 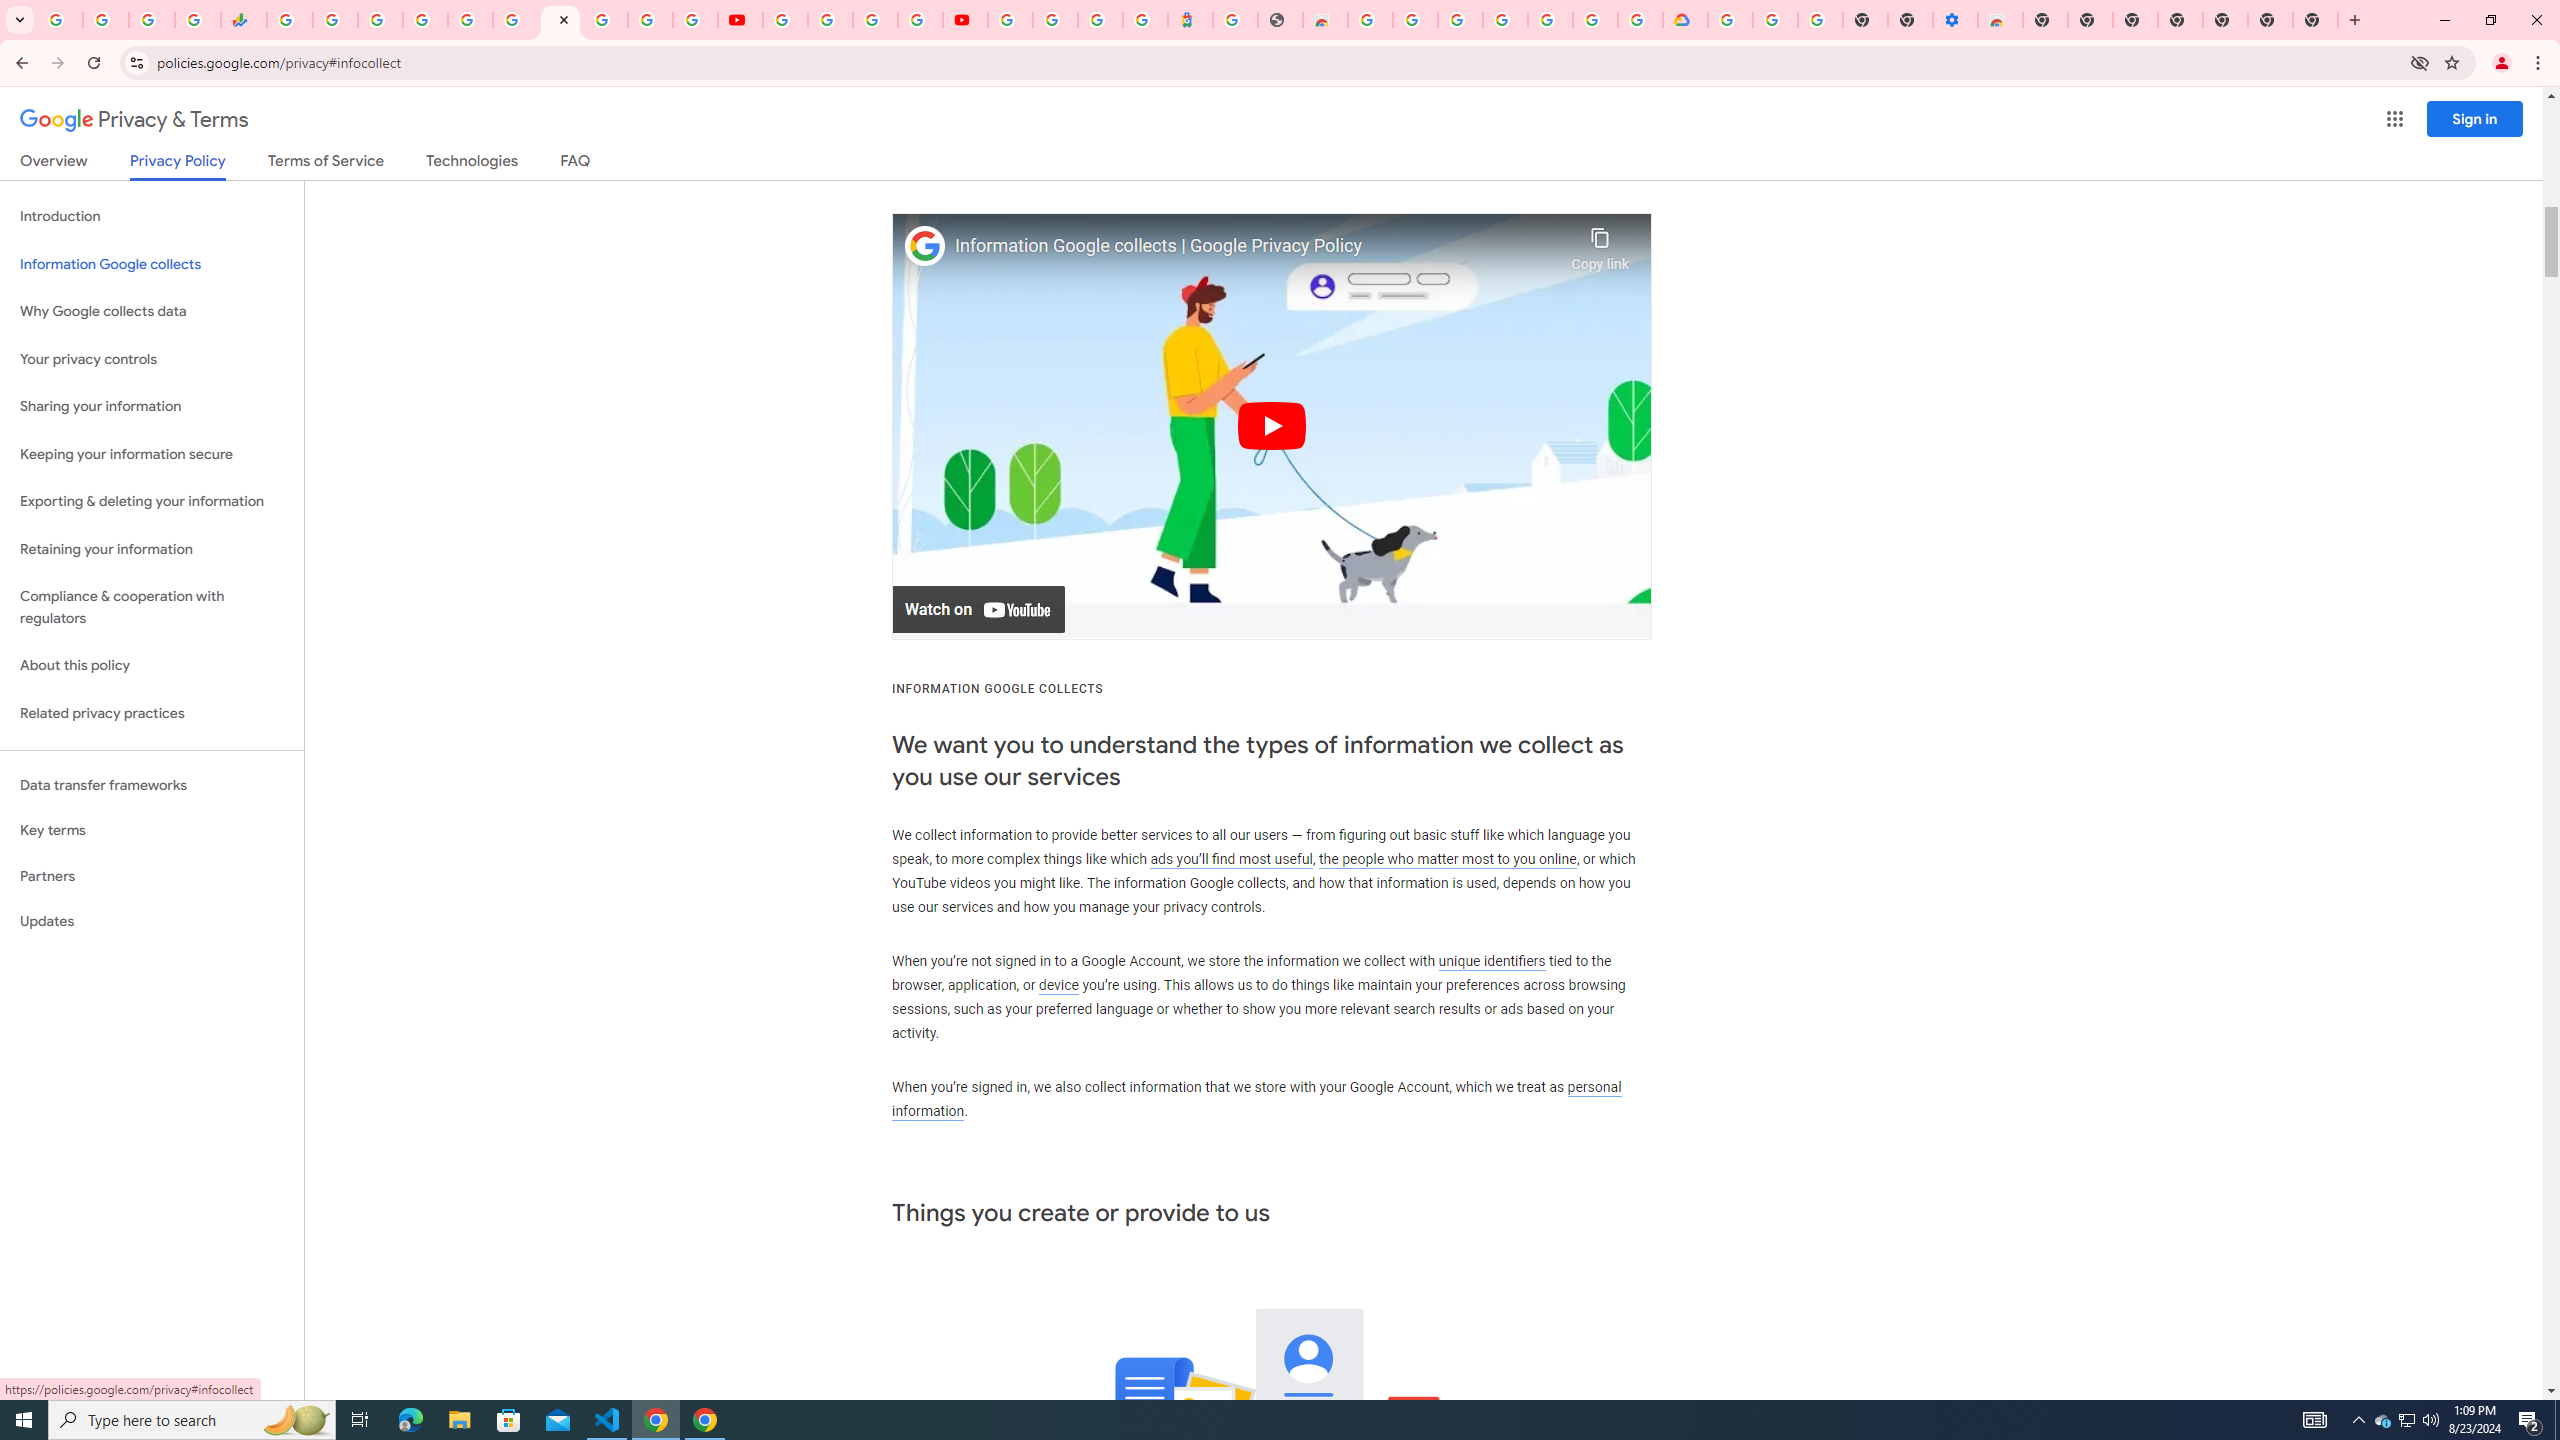 I want to click on 'Google apps', so click(x=2393, y=118).